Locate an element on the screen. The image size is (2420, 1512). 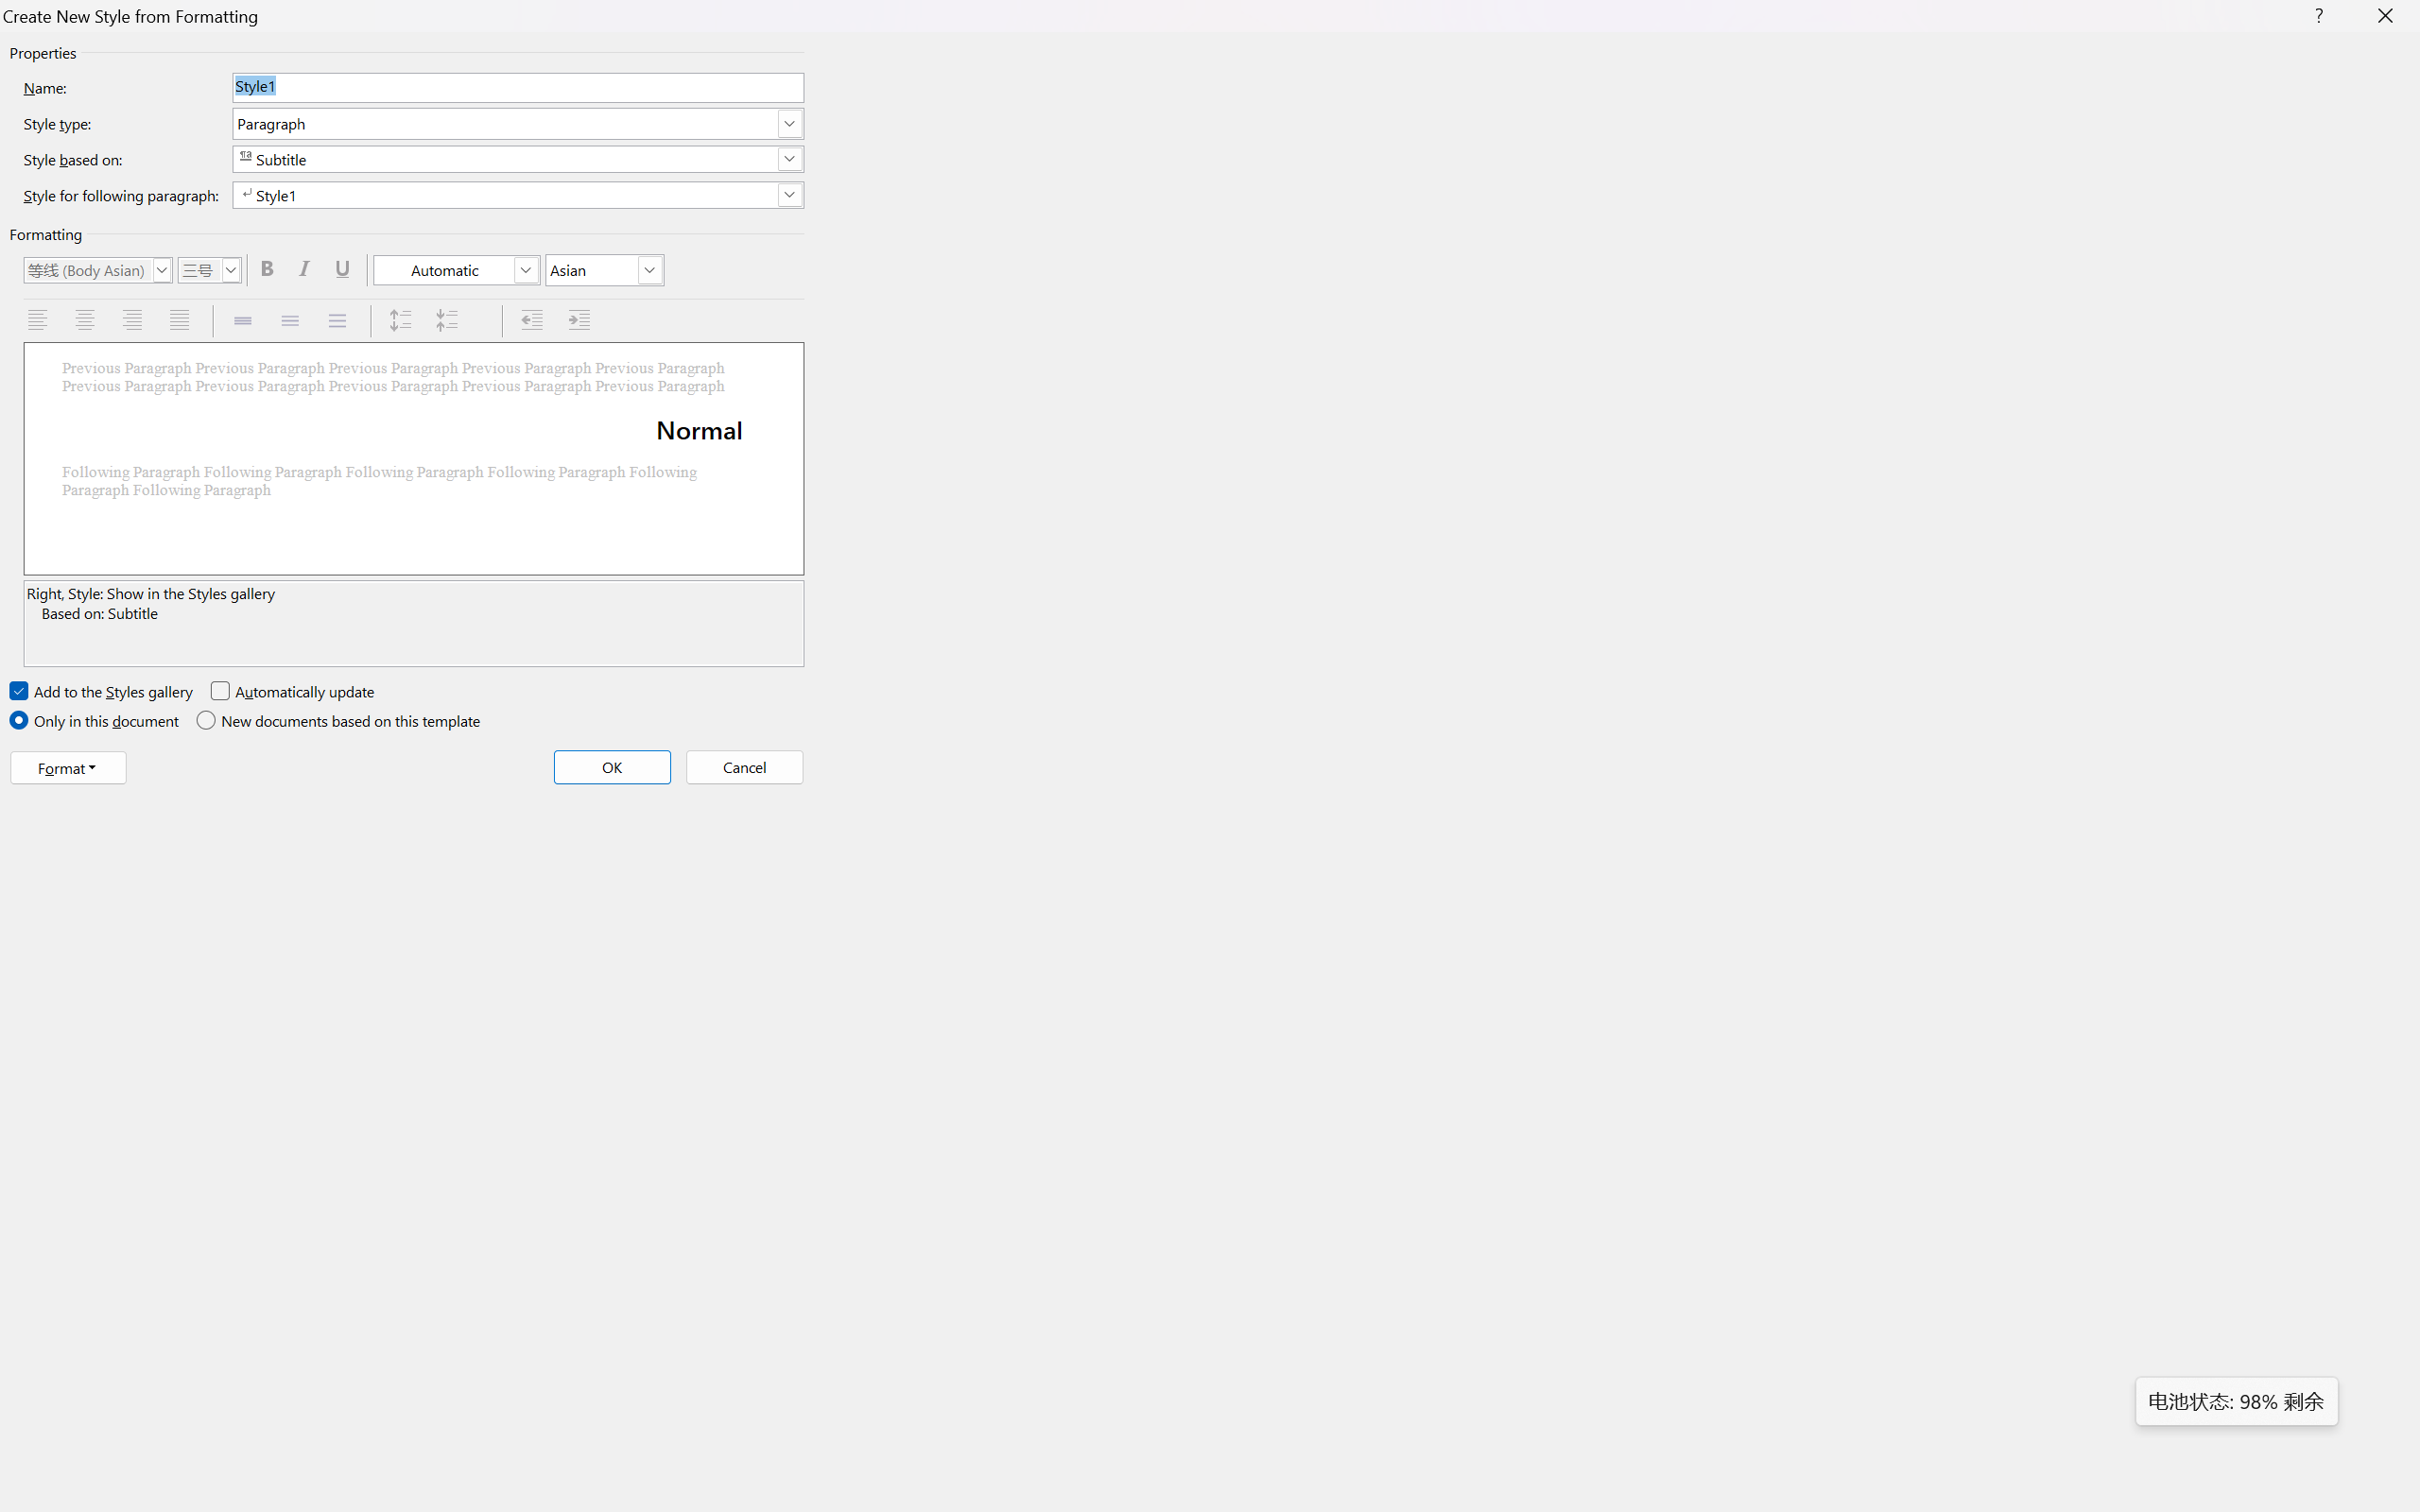
'Align Left' is located at coordinates (39, 320).